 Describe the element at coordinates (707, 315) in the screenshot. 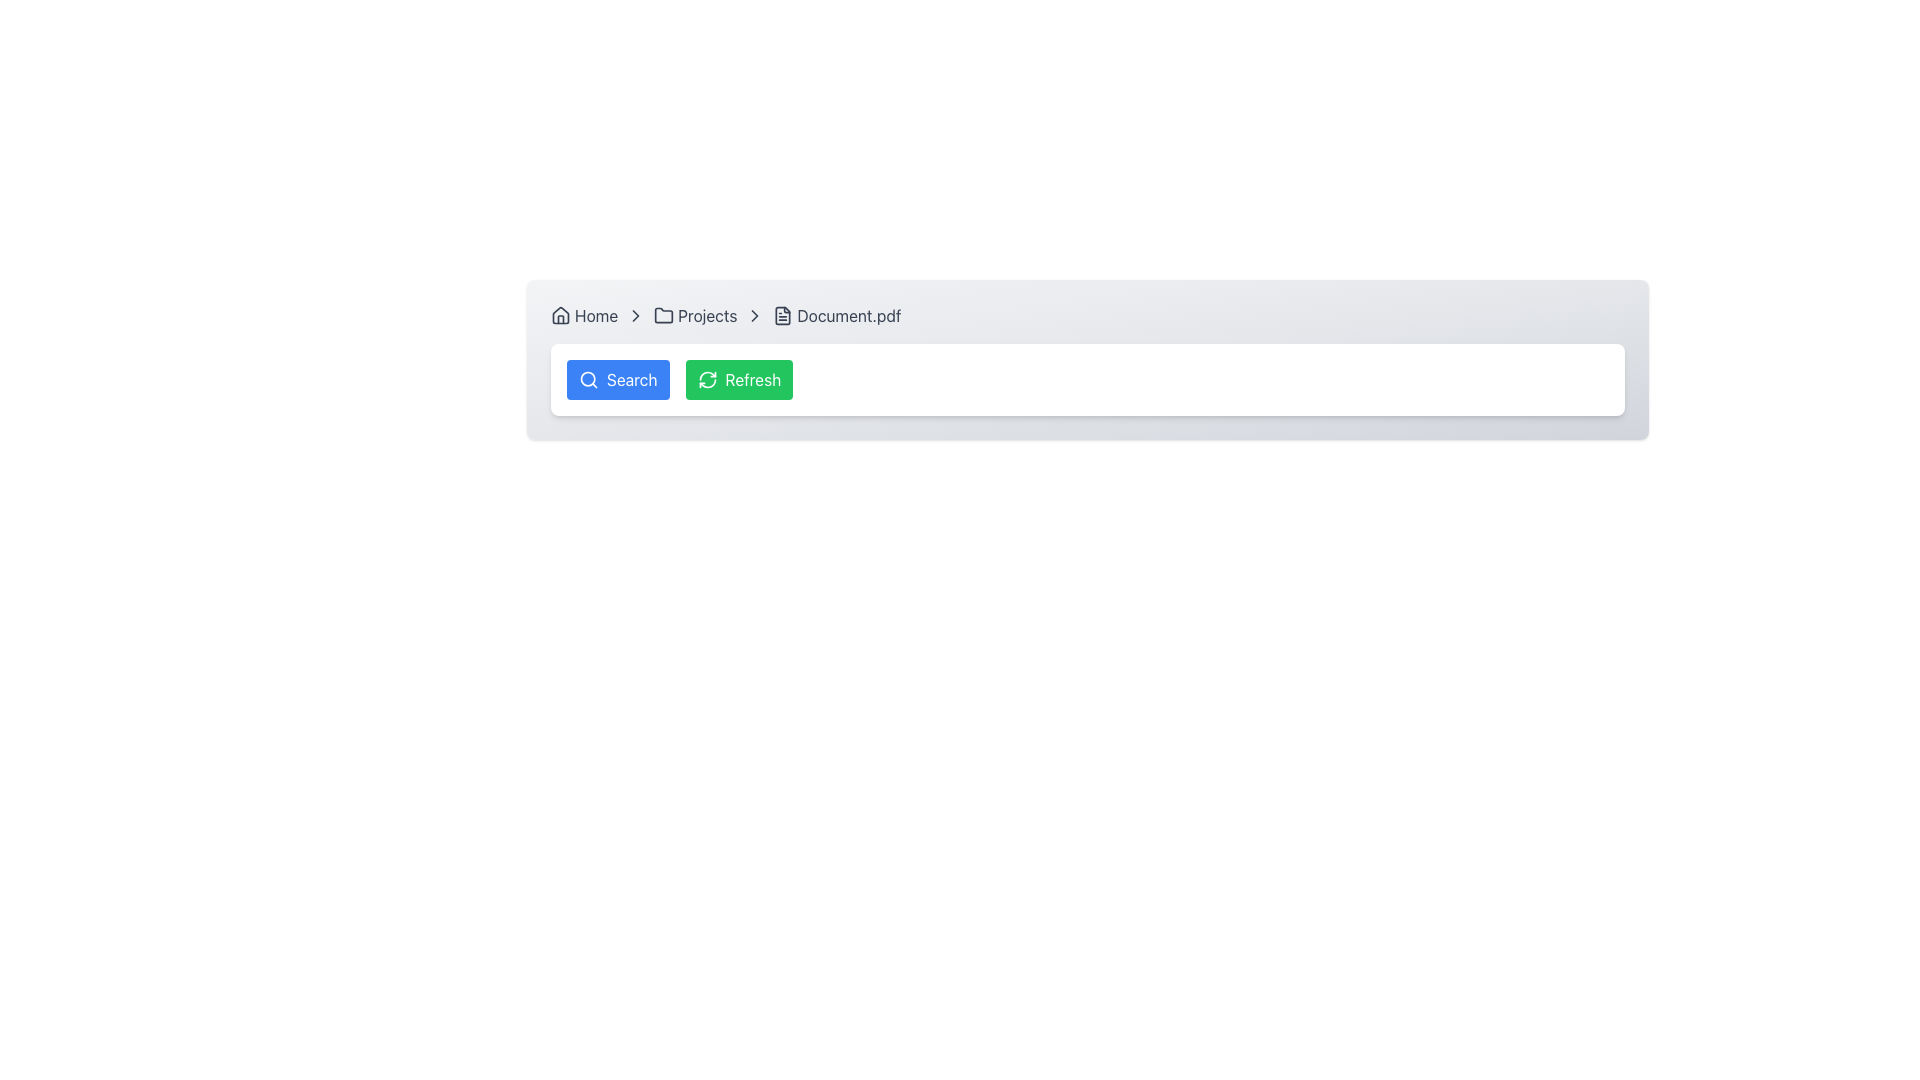

I see `the third element in the breadcrumb navigation bar, which serves as a text link for navigation` at that location.